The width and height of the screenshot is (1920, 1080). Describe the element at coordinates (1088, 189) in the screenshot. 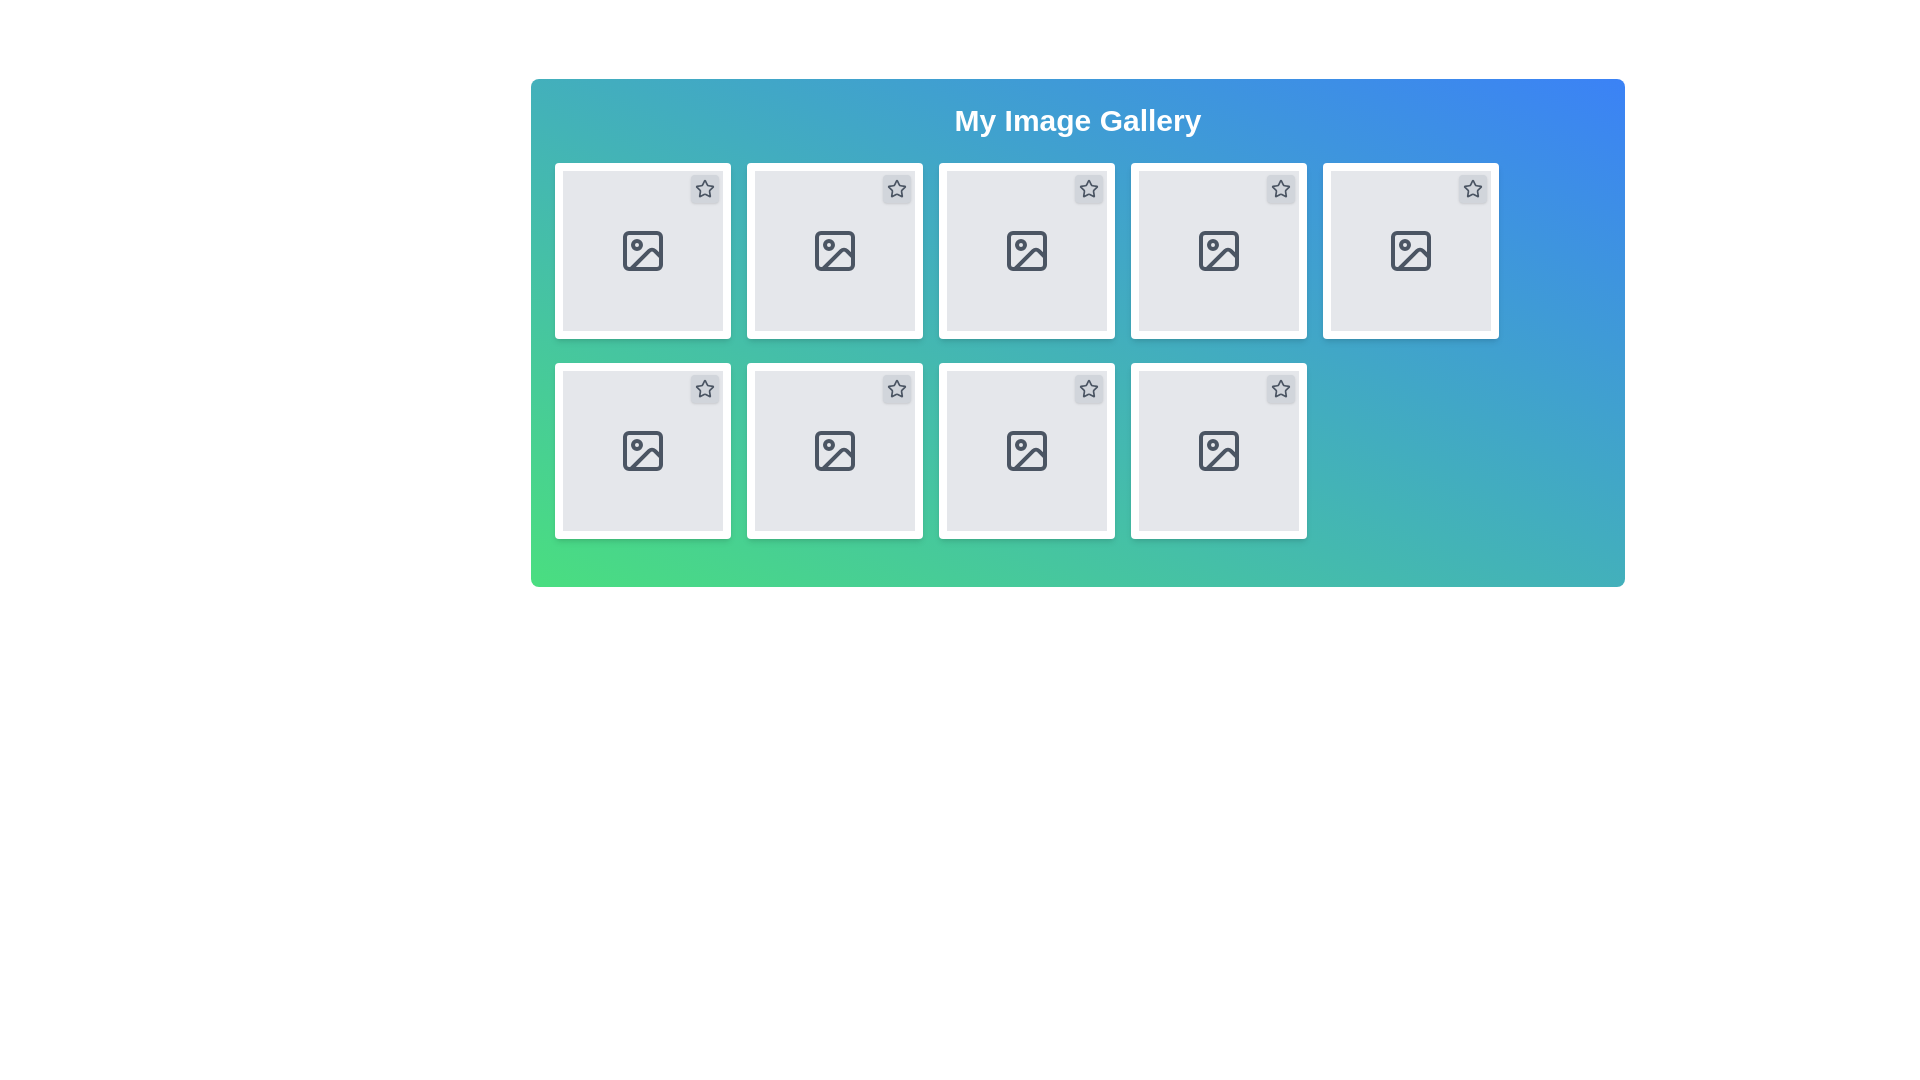

I see `the Interactive icon button located at the top right corner of the white square card in the second column of the first row of the grid layout` at that location.